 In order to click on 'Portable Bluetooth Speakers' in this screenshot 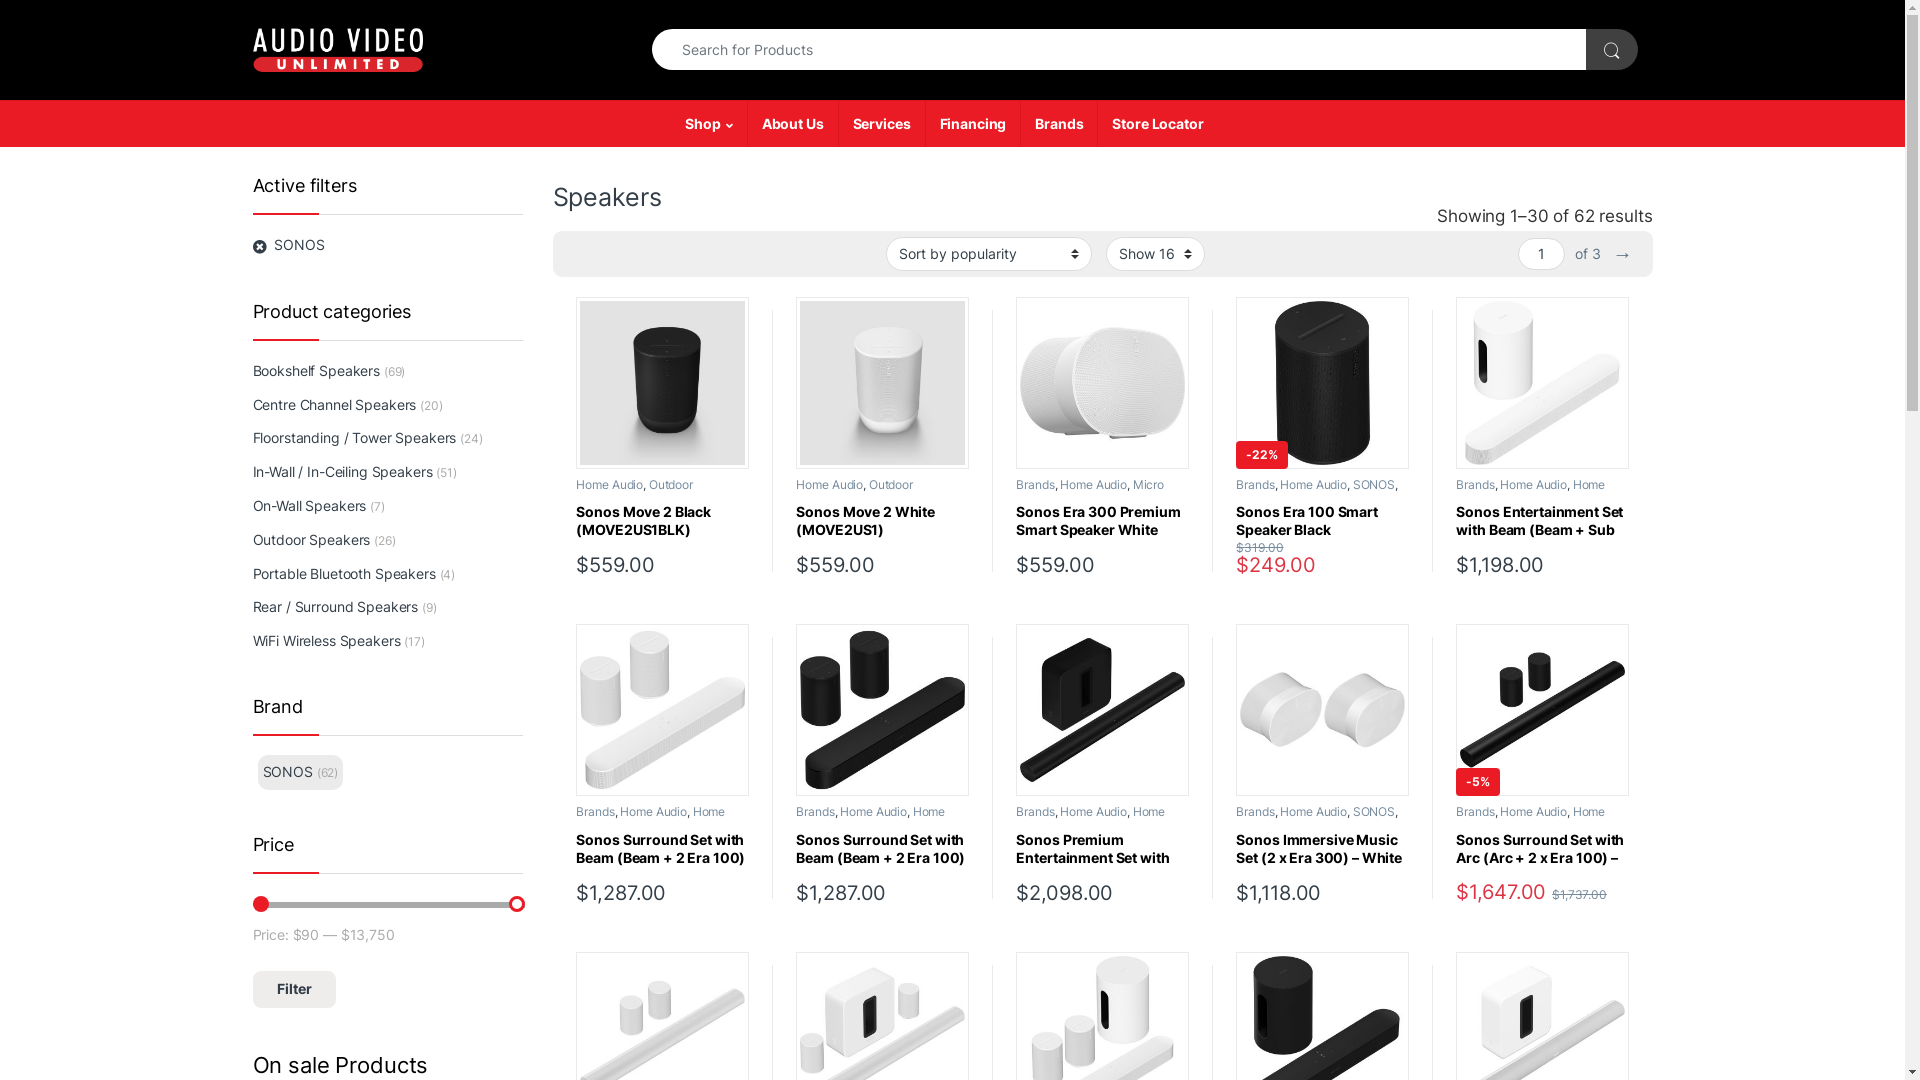, I will do `click(343, 574)`.